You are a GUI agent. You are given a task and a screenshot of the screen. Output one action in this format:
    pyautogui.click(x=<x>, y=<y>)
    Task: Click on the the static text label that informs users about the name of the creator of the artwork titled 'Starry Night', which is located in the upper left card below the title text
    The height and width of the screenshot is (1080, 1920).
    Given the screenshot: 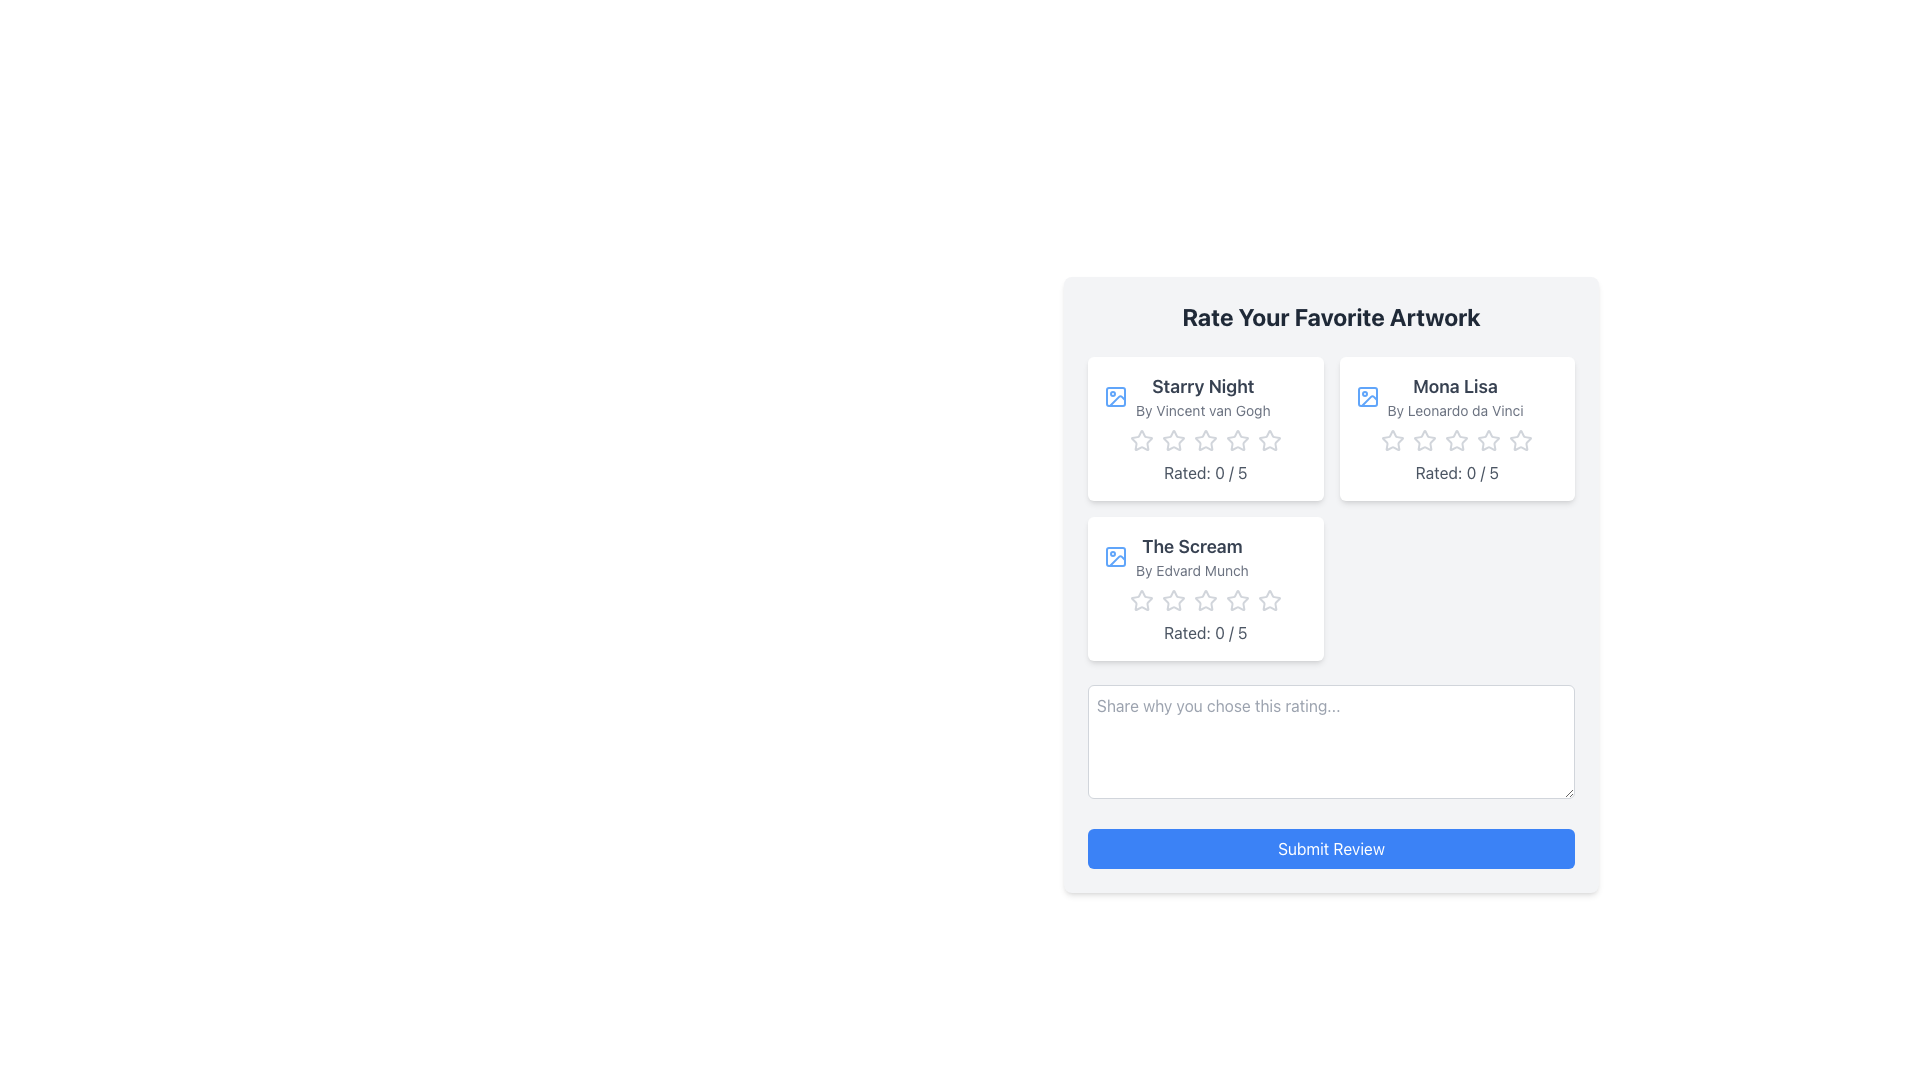 What is the action you would take?
    pyautogui.click(x=1202, y=410)
    